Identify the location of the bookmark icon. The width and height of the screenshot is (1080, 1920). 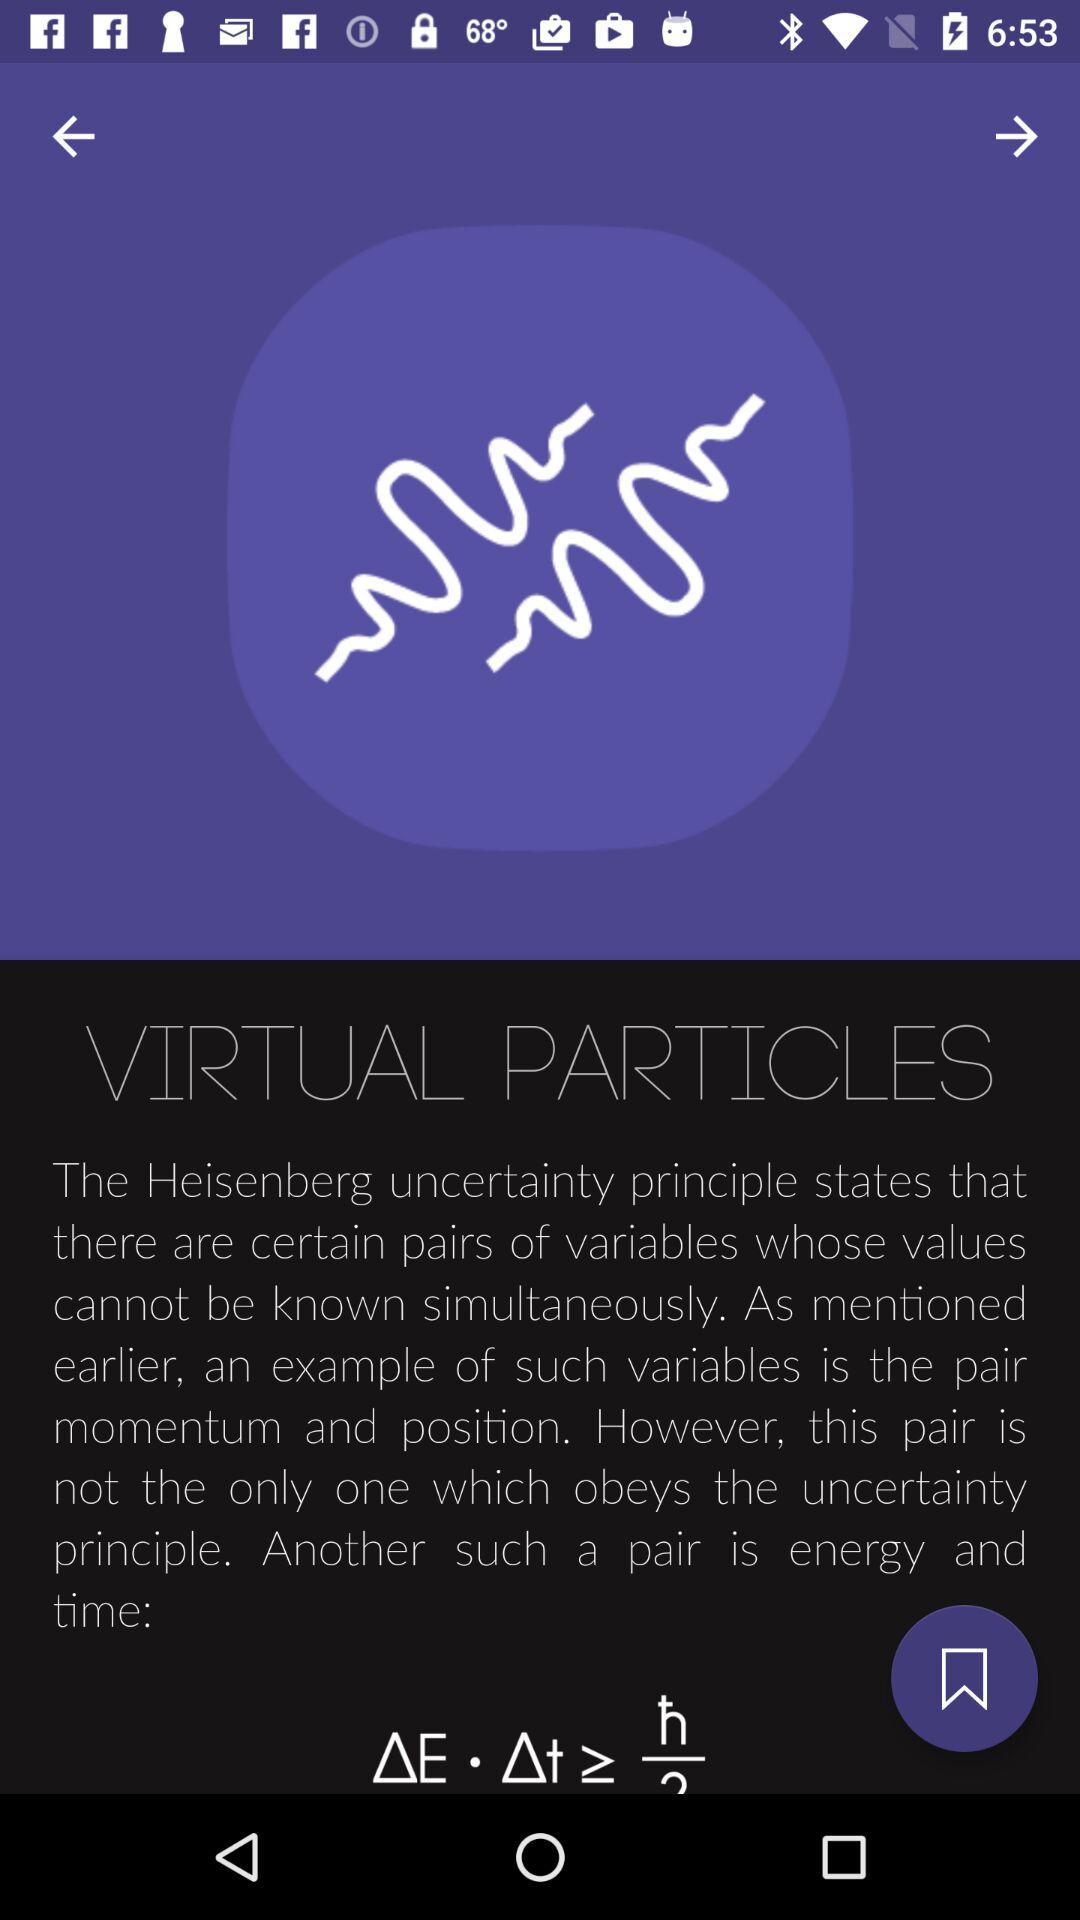
(963, 1678).